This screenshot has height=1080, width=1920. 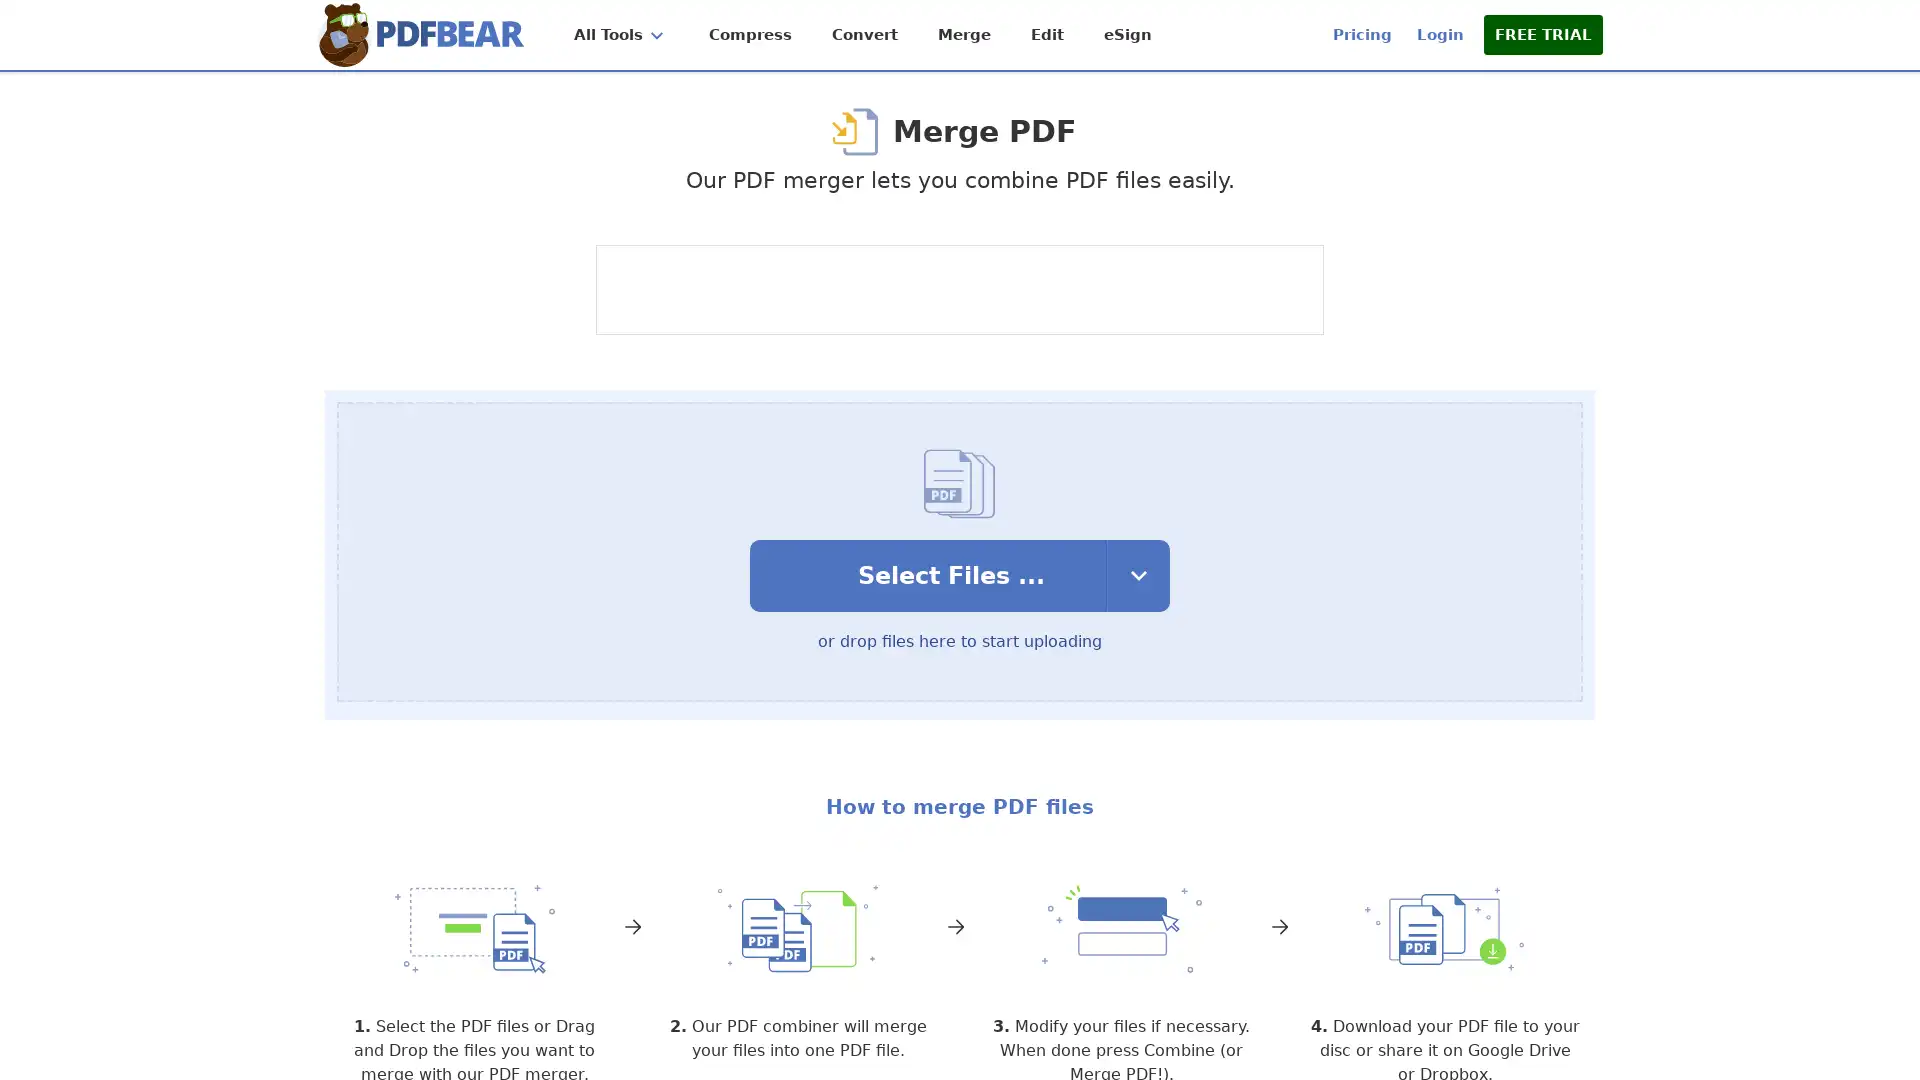 What do you see at coordinates (1127, 34) in the screenshot?
I see `eSign` at bounding box center [1127, 34].